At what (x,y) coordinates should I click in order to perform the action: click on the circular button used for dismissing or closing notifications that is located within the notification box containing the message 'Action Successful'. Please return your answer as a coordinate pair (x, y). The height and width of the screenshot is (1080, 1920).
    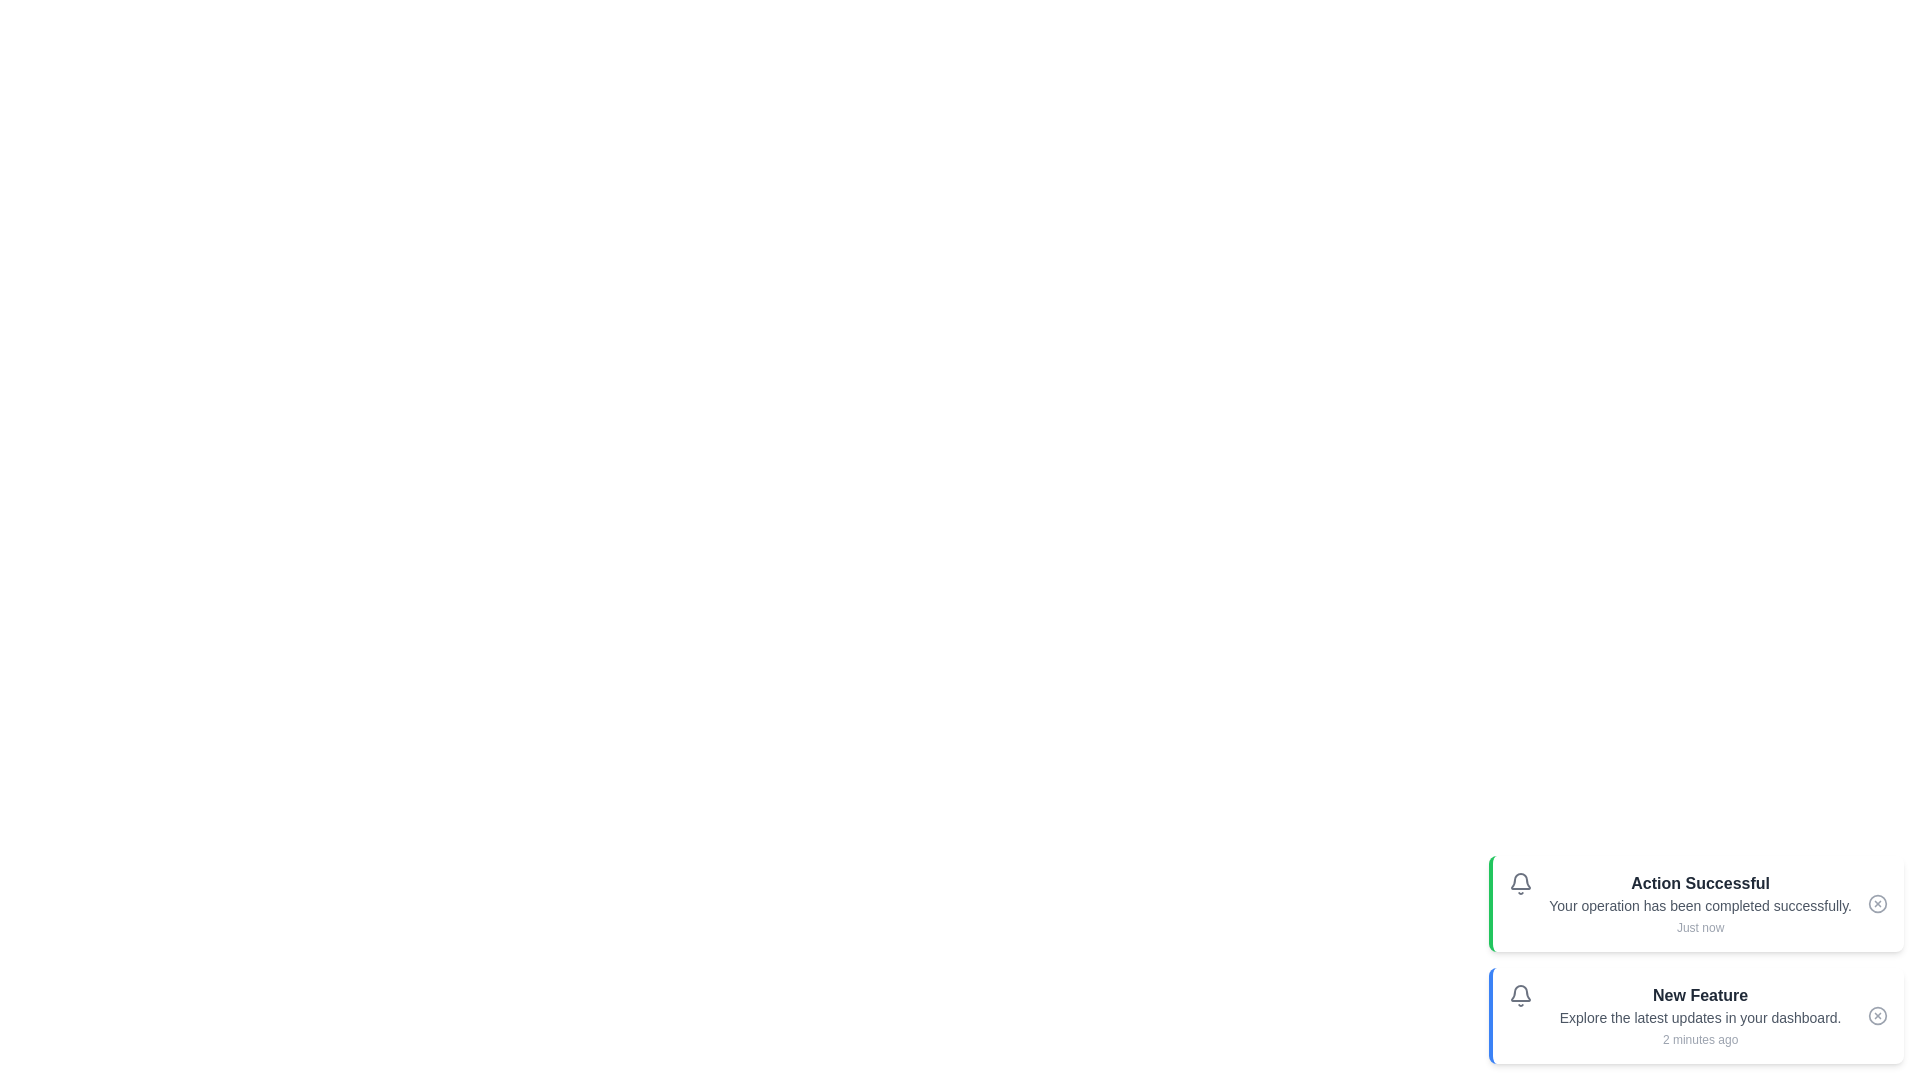
    Looking at the image, I should click on (1876, 903).